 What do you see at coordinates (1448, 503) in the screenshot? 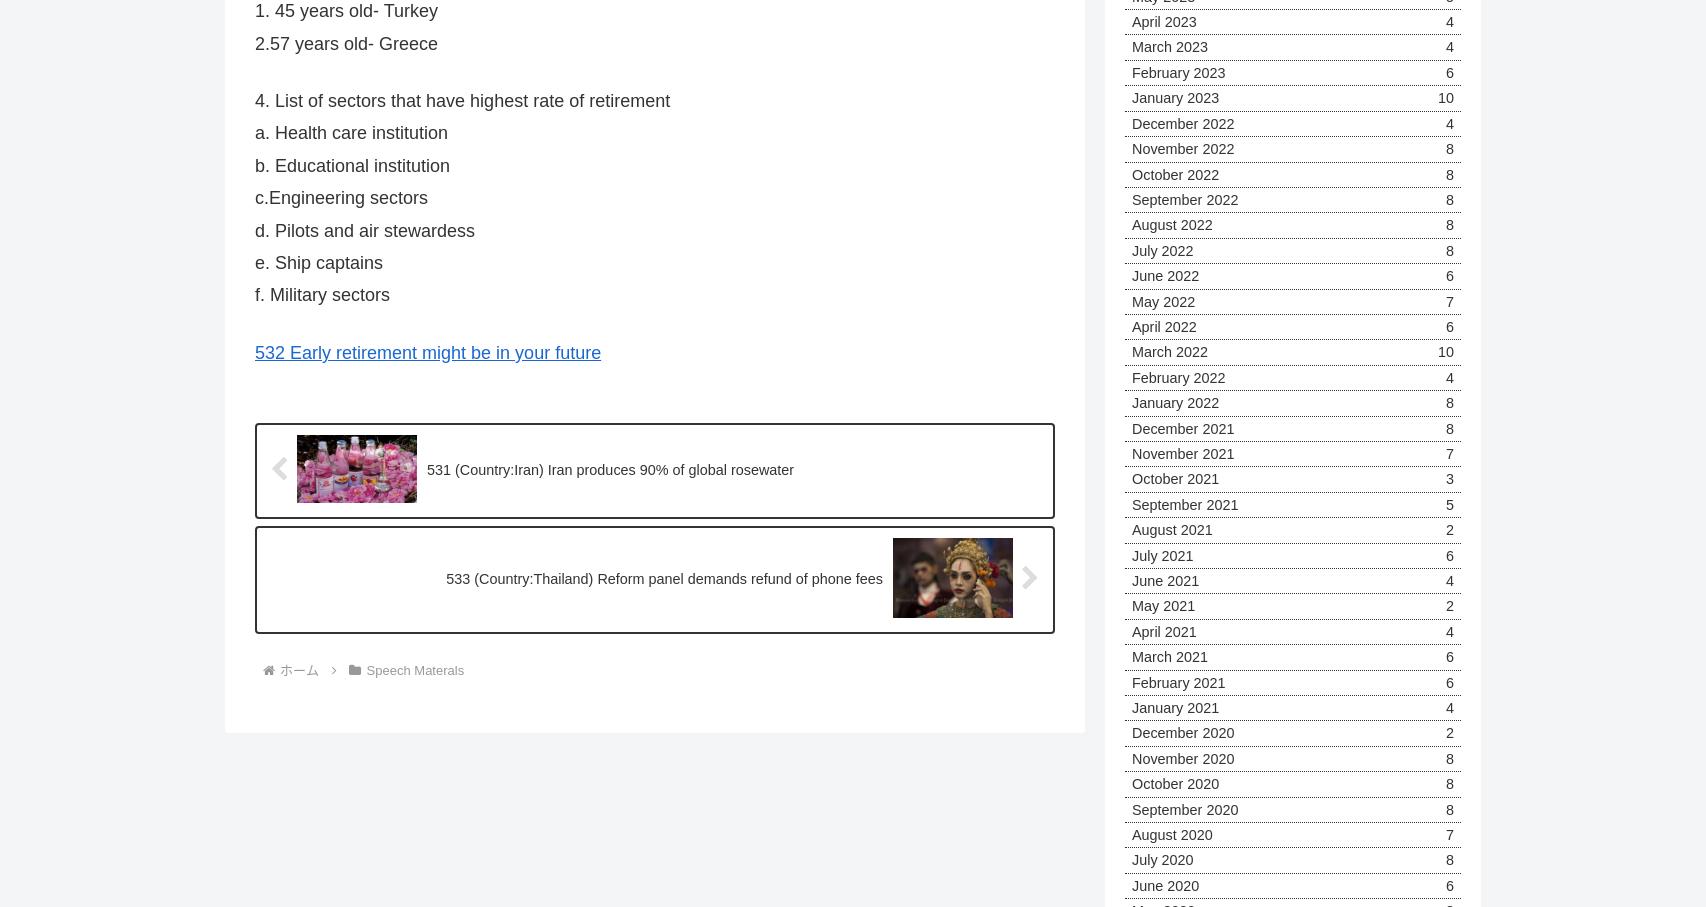
I see `'5'` at bounding box center [1448, 503].